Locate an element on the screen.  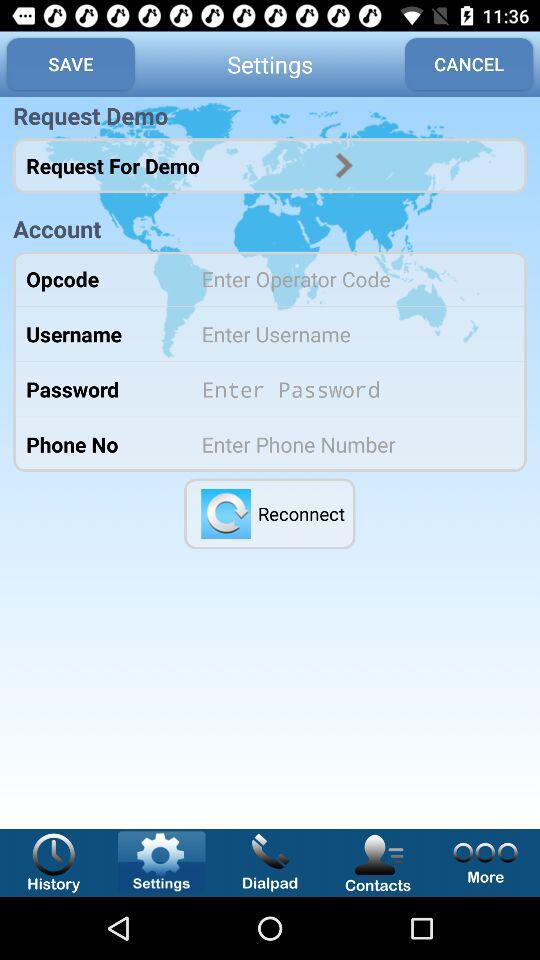
the save item is located at coordinates (69, 64).